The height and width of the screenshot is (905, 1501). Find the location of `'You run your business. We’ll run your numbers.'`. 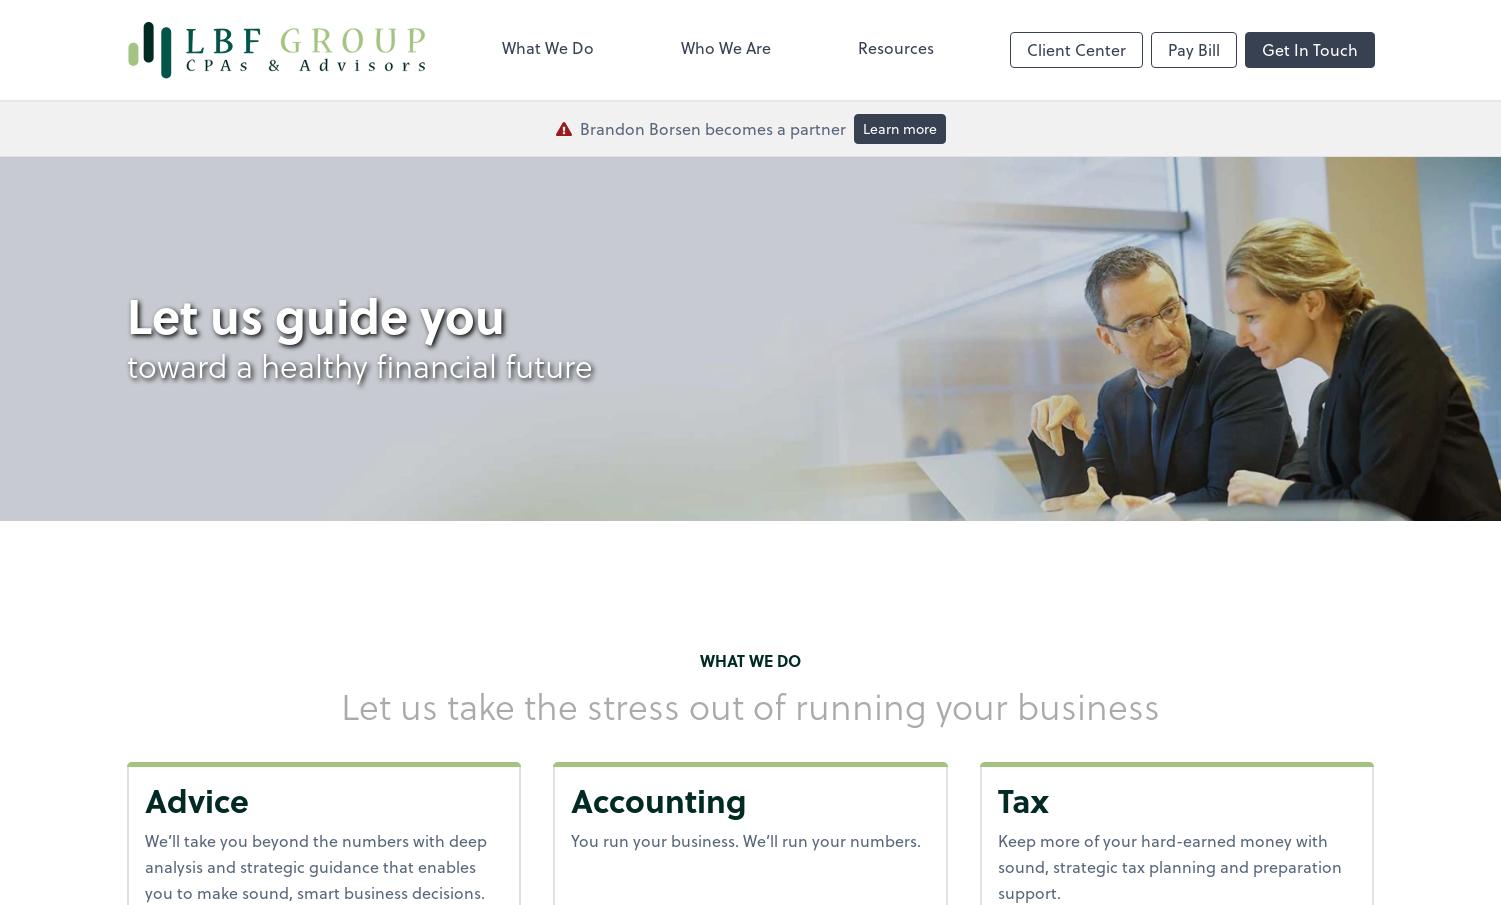

'You run your business. We’ll run your numbers.' is located at coordinates (745, 839).